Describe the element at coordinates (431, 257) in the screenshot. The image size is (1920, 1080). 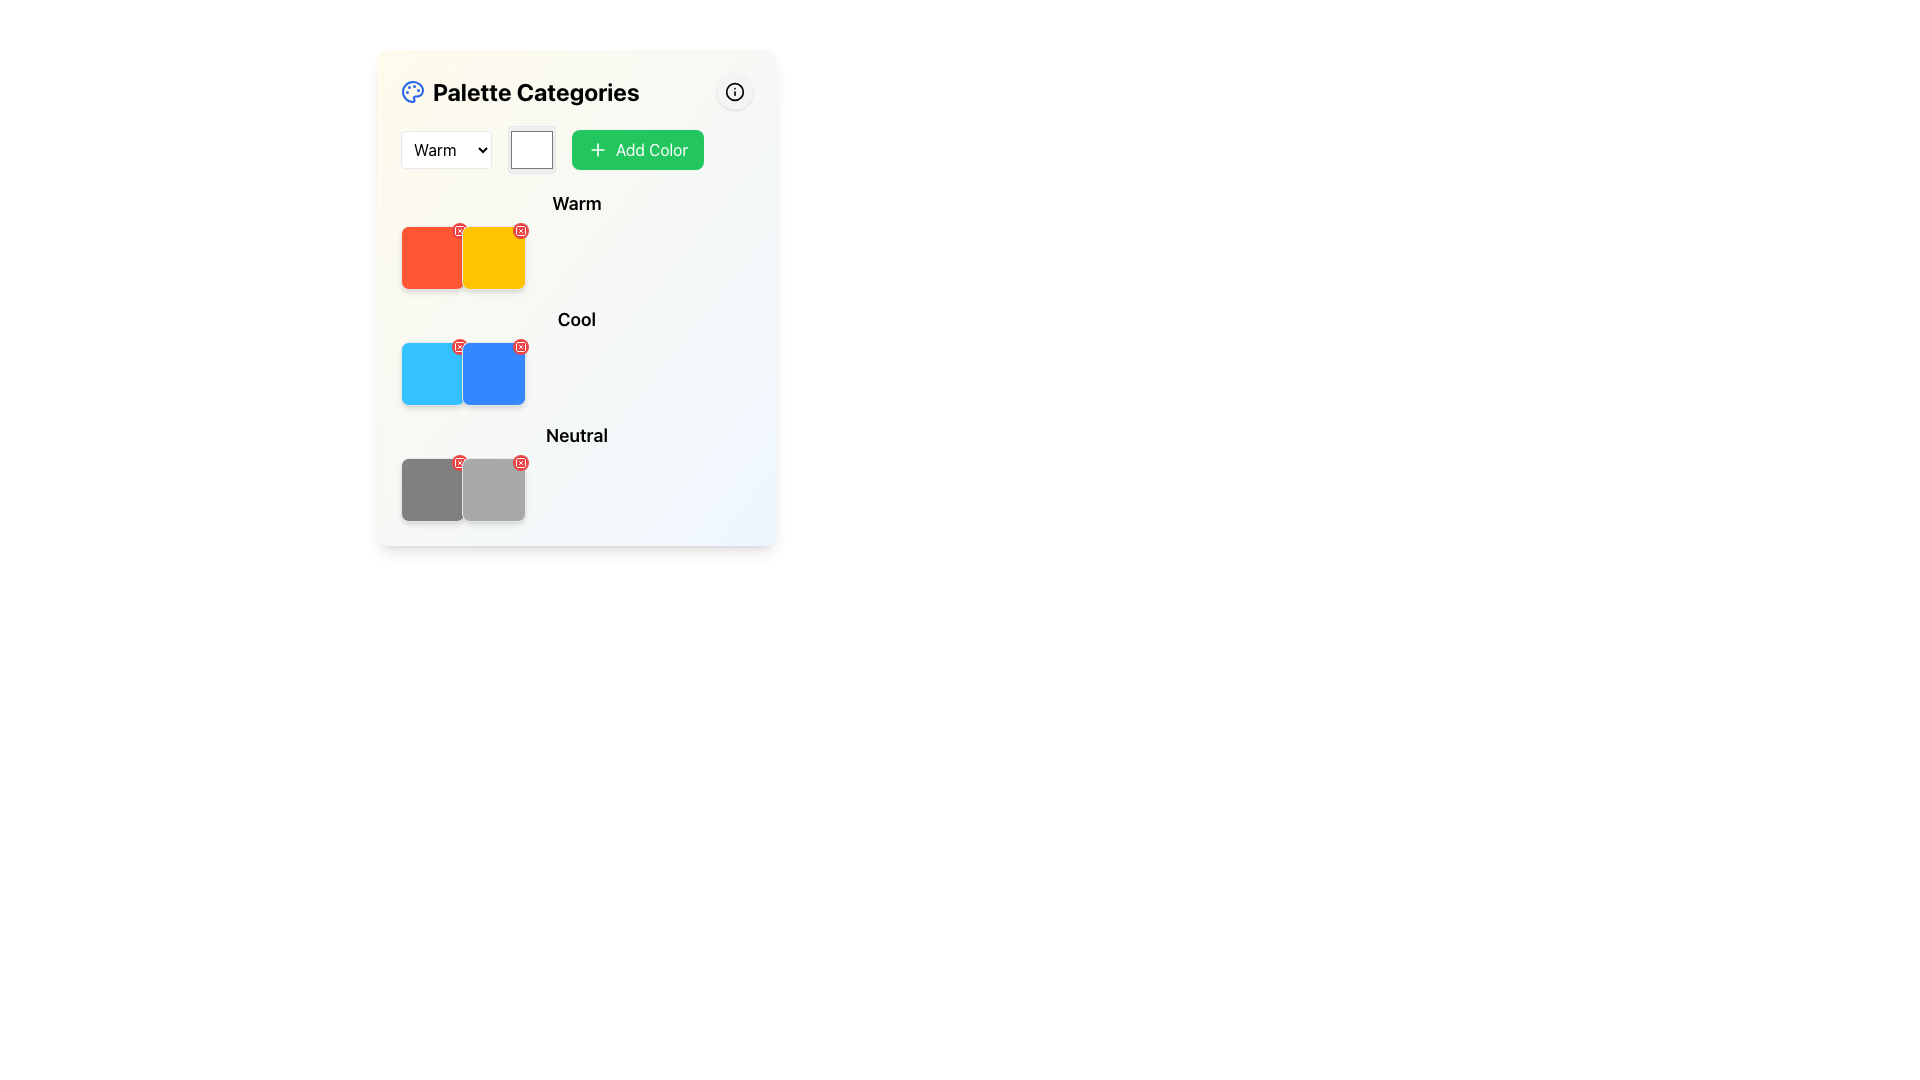
I see `the vibrant red-orange Color Swatch located in the 'Warm' grid layout` at that location.